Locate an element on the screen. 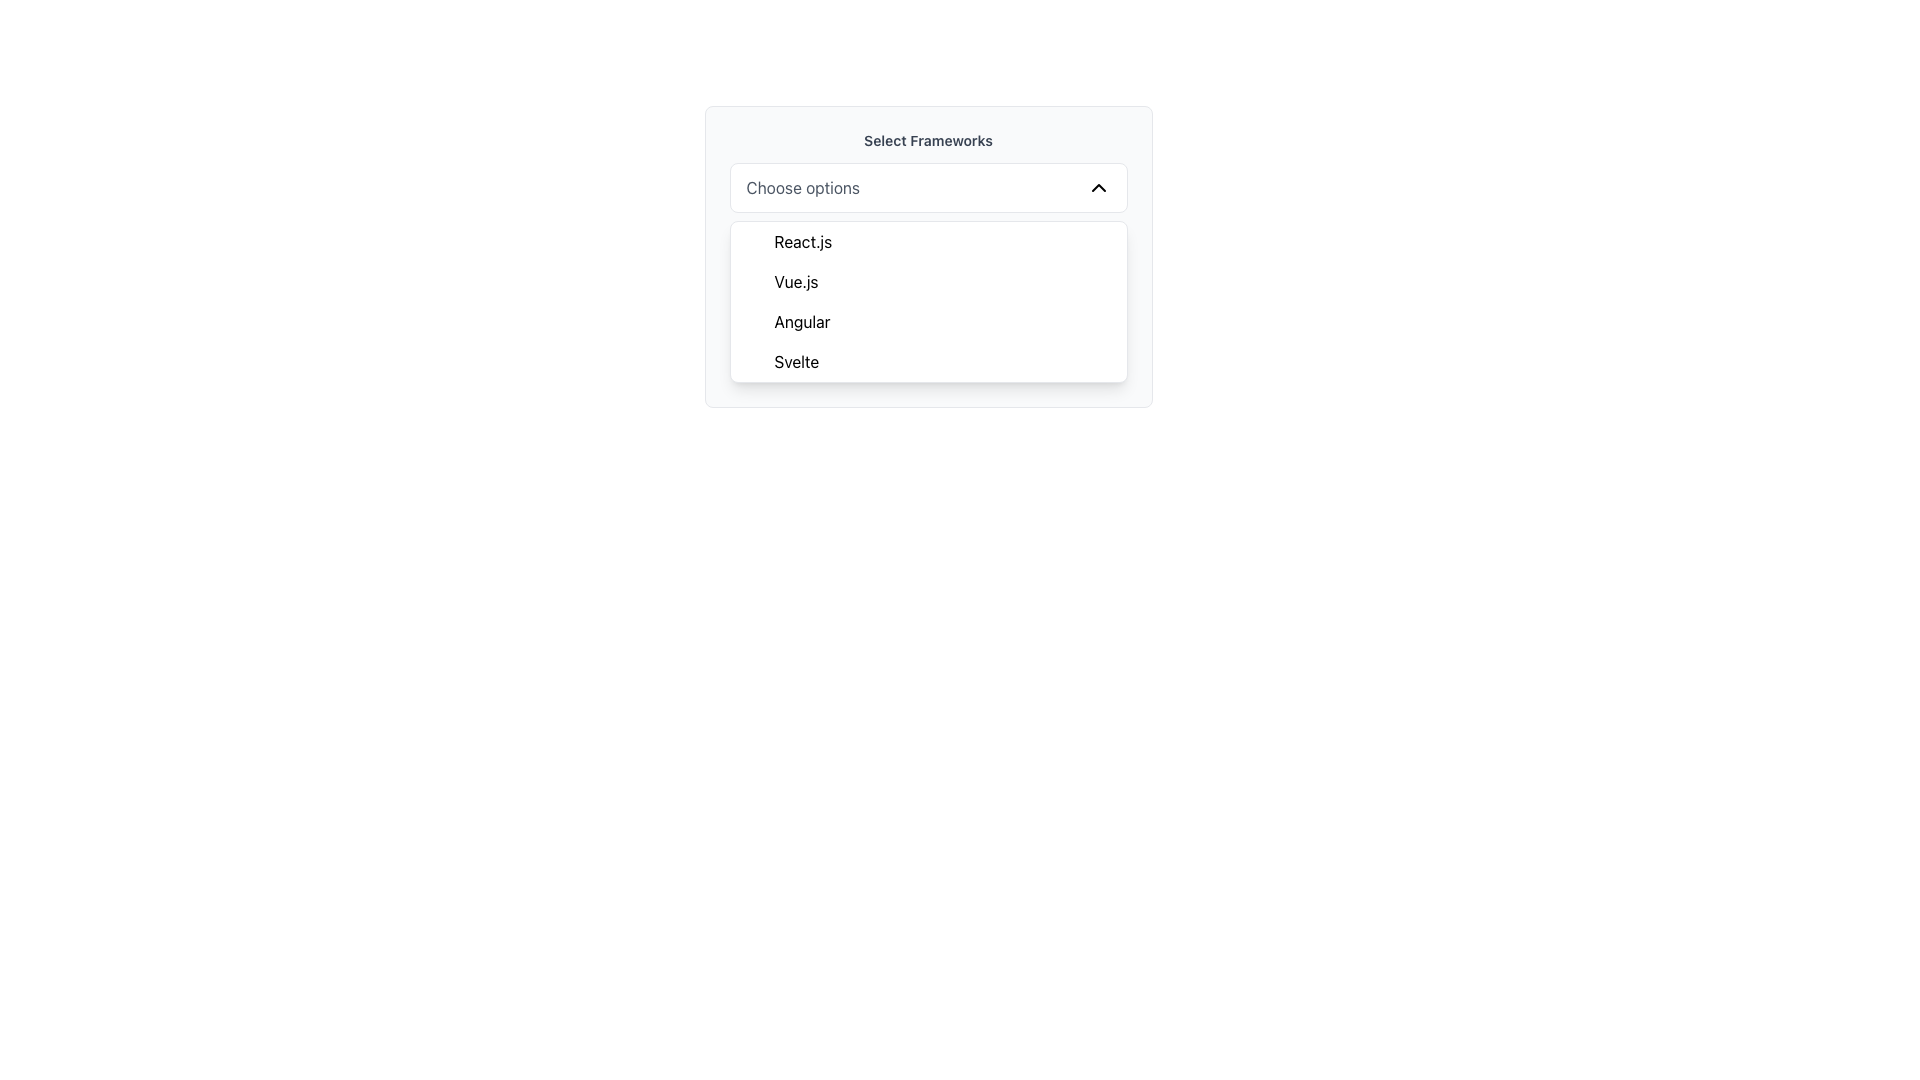  the first selectable menu item in the dropdown that represents 'React.js' is located at coordinates (927, 241).